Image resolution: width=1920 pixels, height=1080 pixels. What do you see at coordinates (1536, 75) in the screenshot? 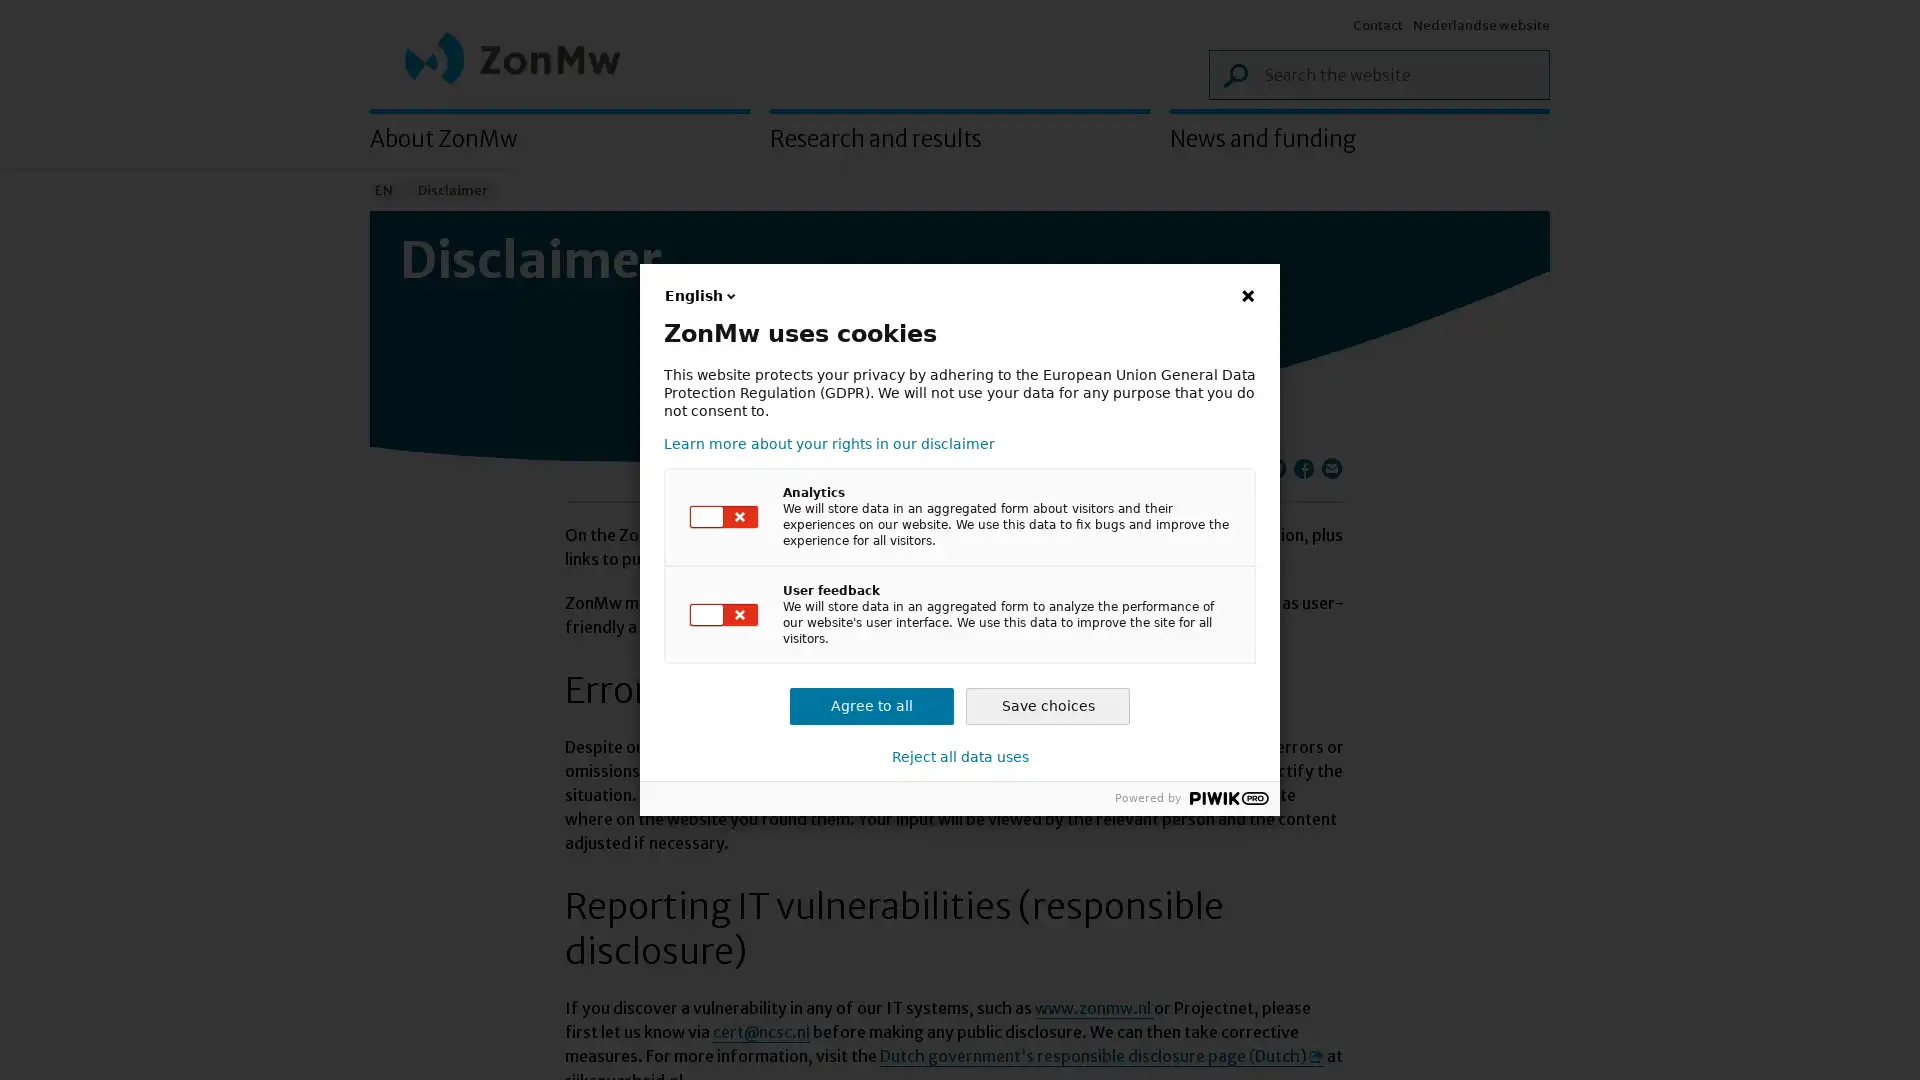
I see `Search` at bounding box center [1536, 75].